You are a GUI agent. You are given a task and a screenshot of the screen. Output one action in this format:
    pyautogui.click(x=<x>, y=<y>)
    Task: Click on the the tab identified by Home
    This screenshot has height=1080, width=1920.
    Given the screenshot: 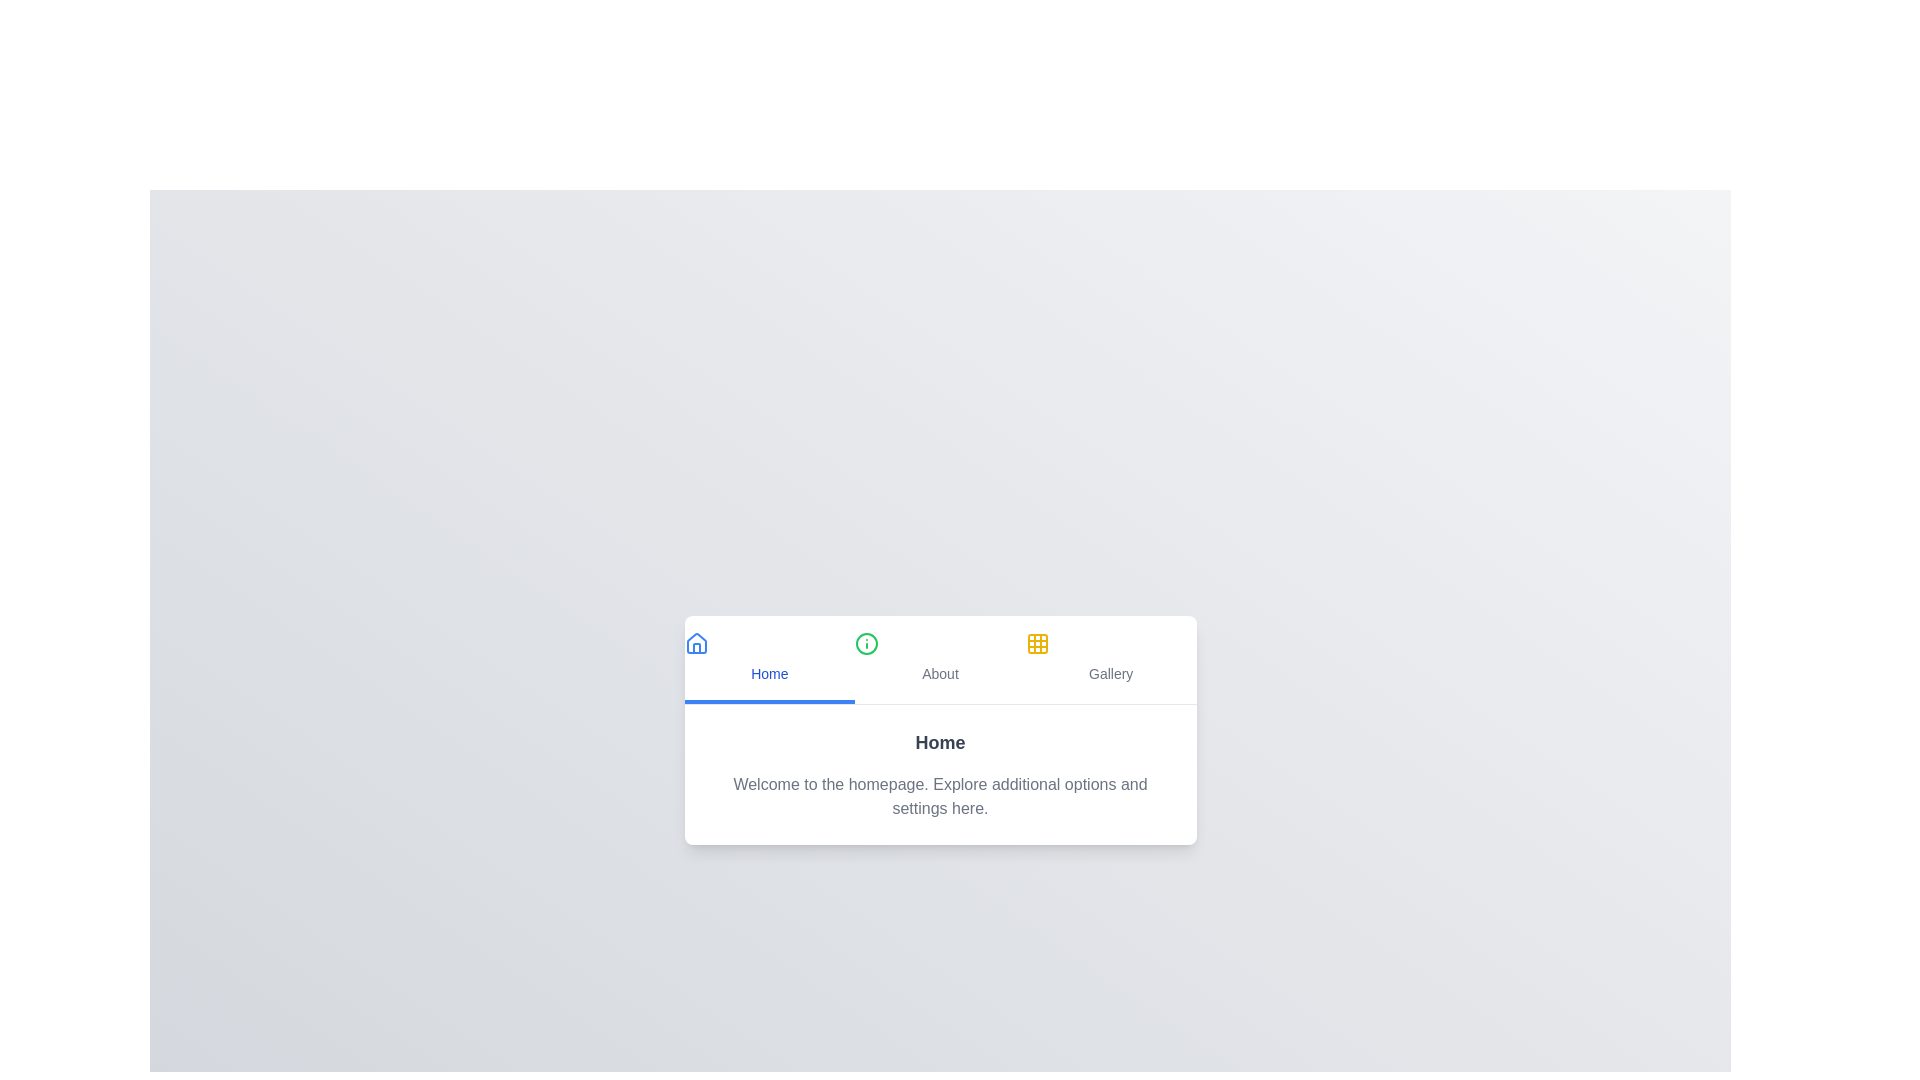 What is the action you would take?
    pyautogui.click(x=768, y=659)
    